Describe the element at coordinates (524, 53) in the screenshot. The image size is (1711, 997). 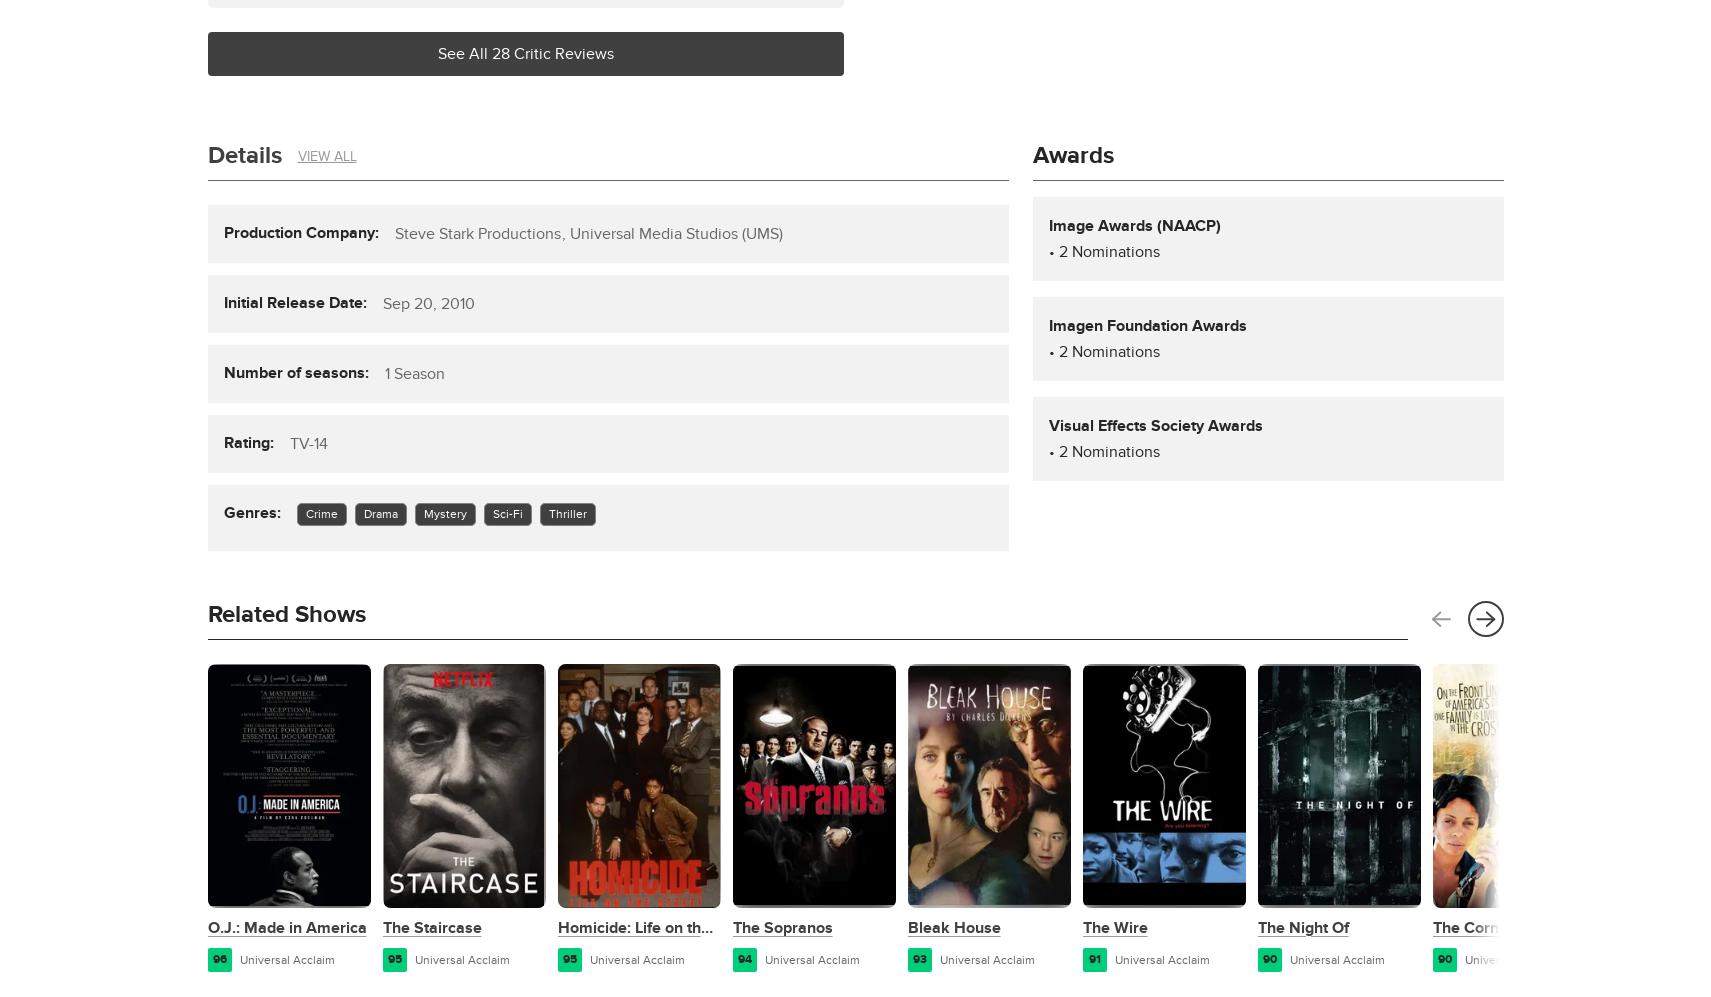
I see `'See All 28 Critic Reviews'` at that location.